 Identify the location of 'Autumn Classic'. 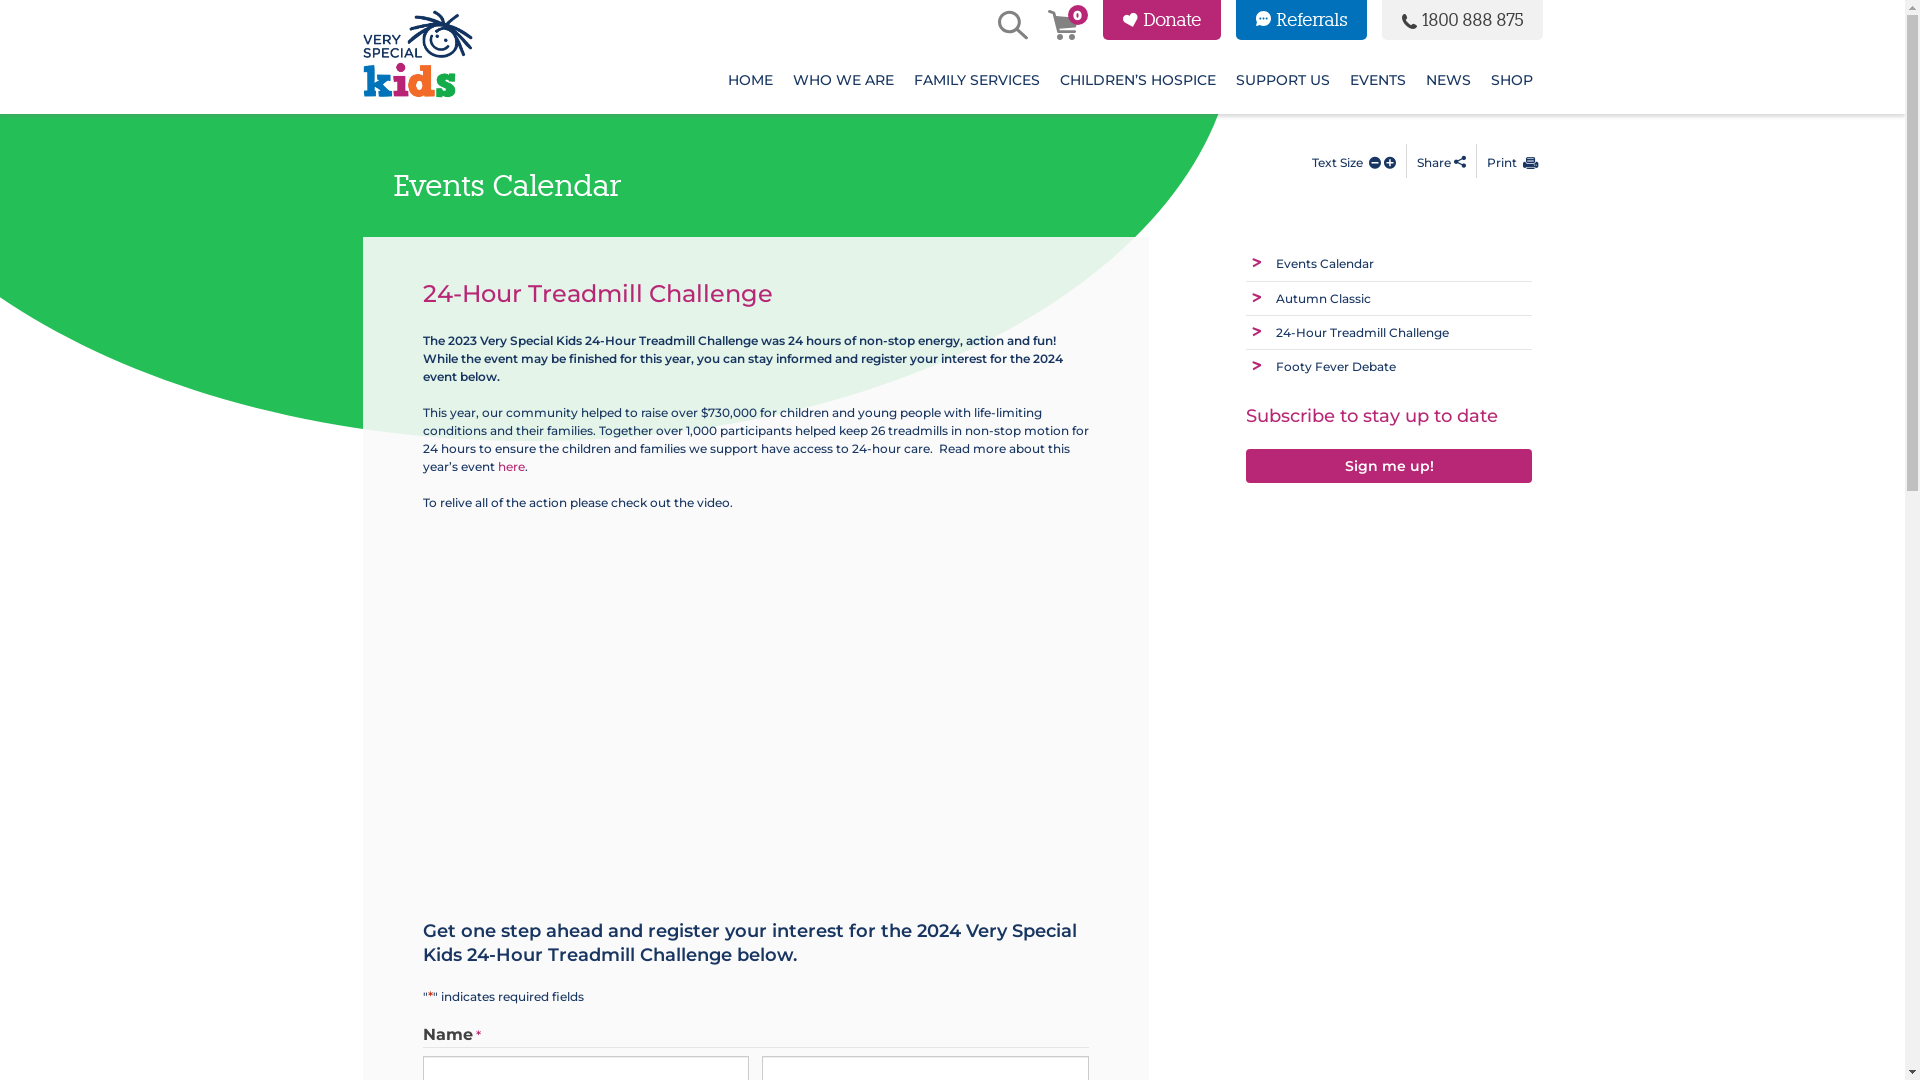
(1275, 298).